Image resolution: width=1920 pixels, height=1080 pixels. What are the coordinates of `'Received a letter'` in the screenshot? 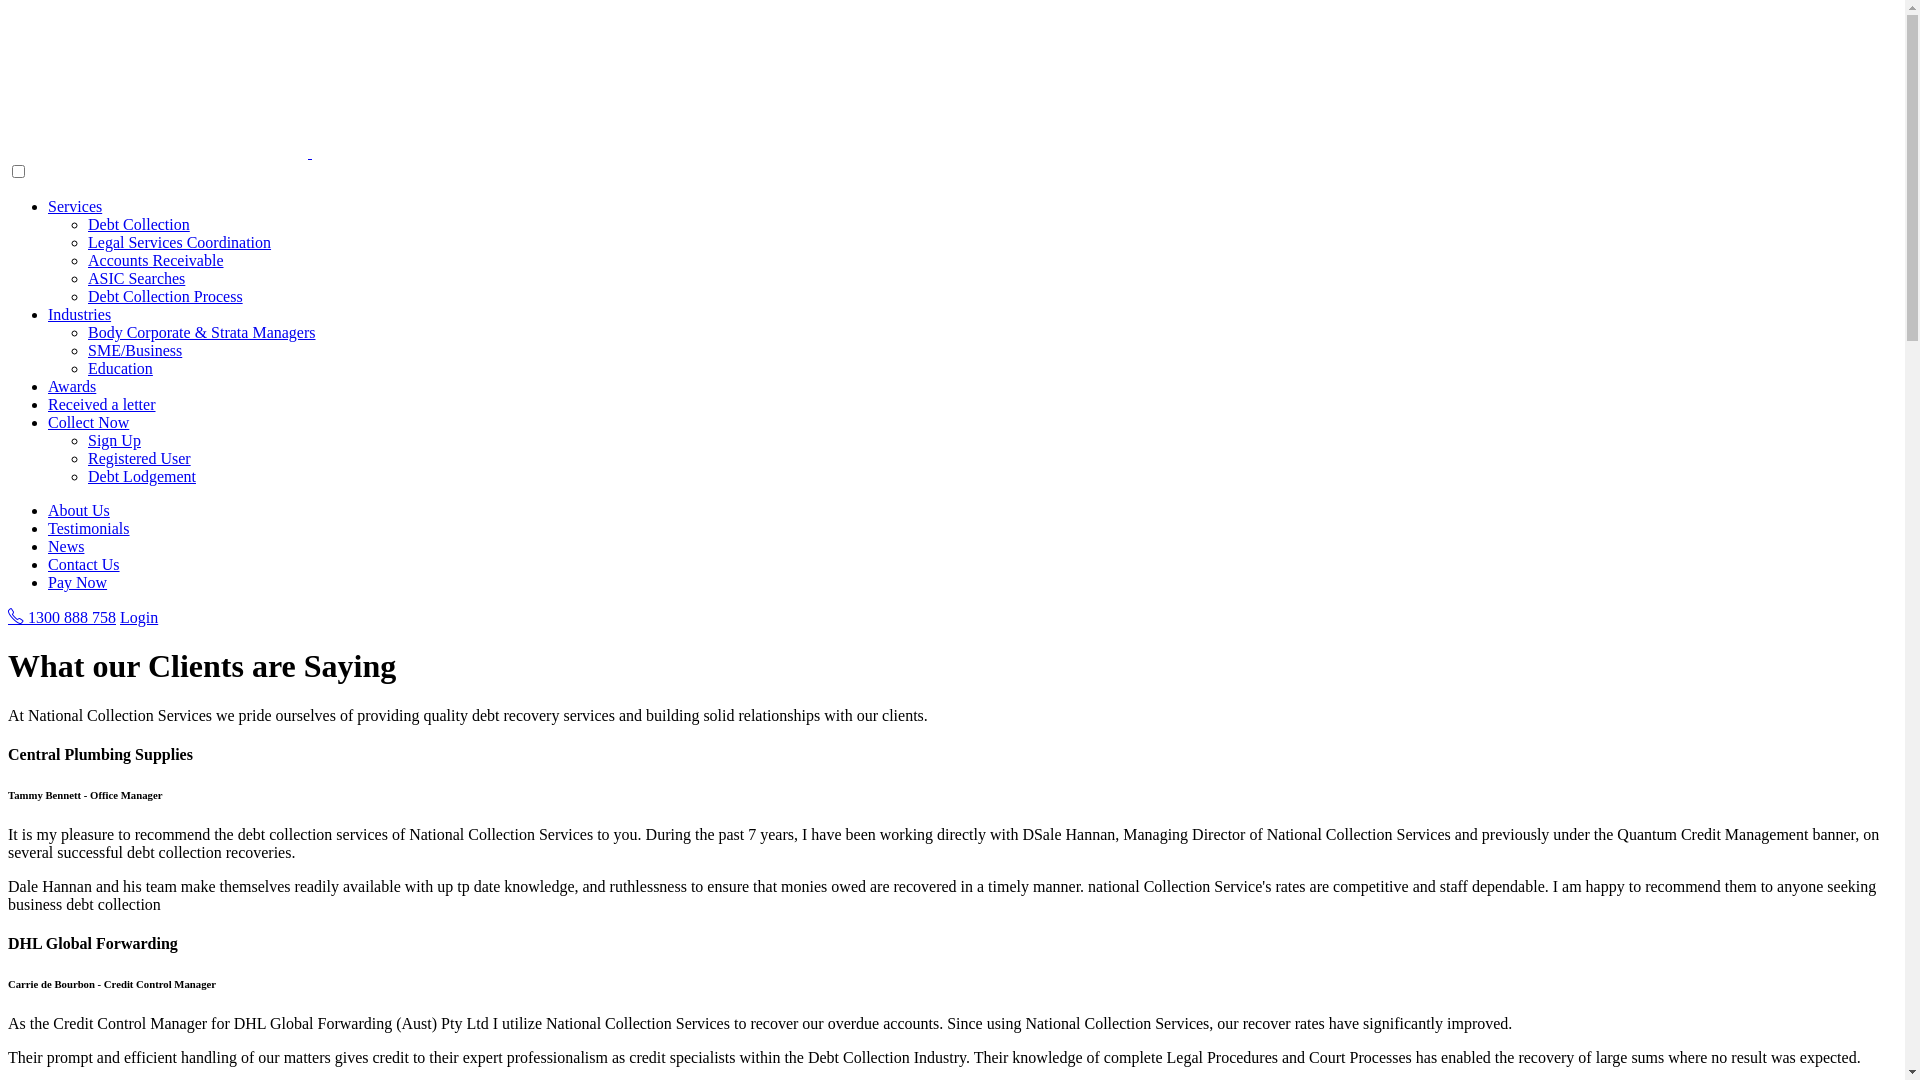 It's located at (100, 404).